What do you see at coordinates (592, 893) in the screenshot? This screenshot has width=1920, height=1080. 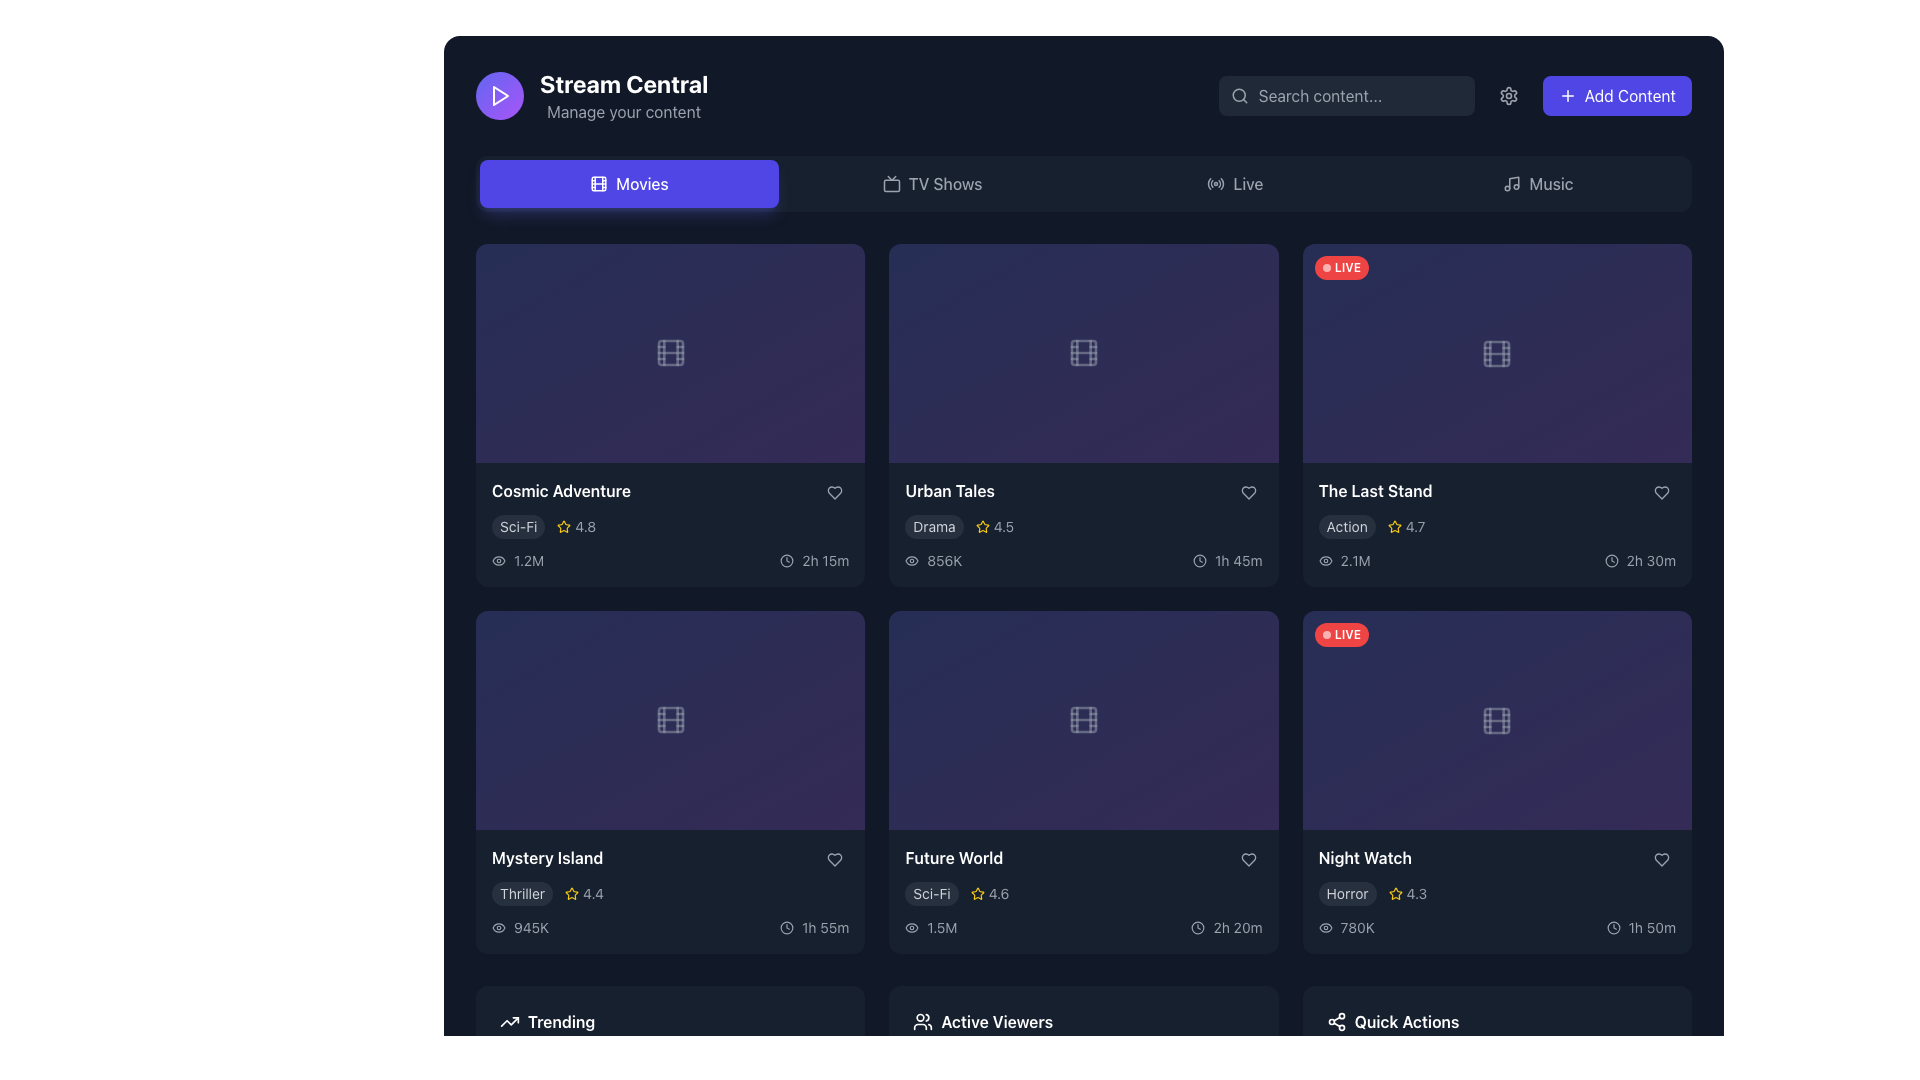 I see `the Text label that represents the user rating of the 'Mystery Island' movie, located to the right of the yellow star icon in the bottom left corner of the movie card` at bounding box center [592, 893].